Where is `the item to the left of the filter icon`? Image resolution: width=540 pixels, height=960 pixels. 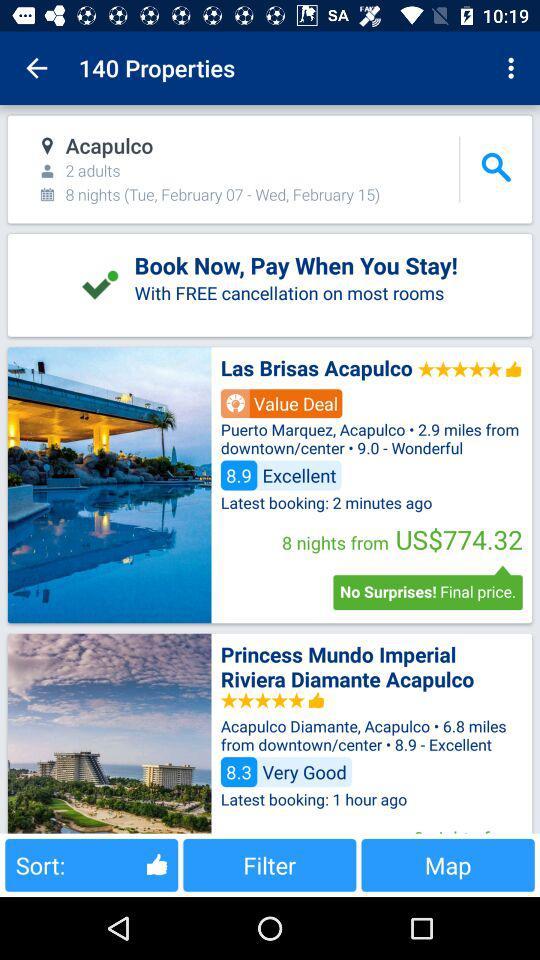 the item to the left of the filter icon is located at coordinates (90, 864).